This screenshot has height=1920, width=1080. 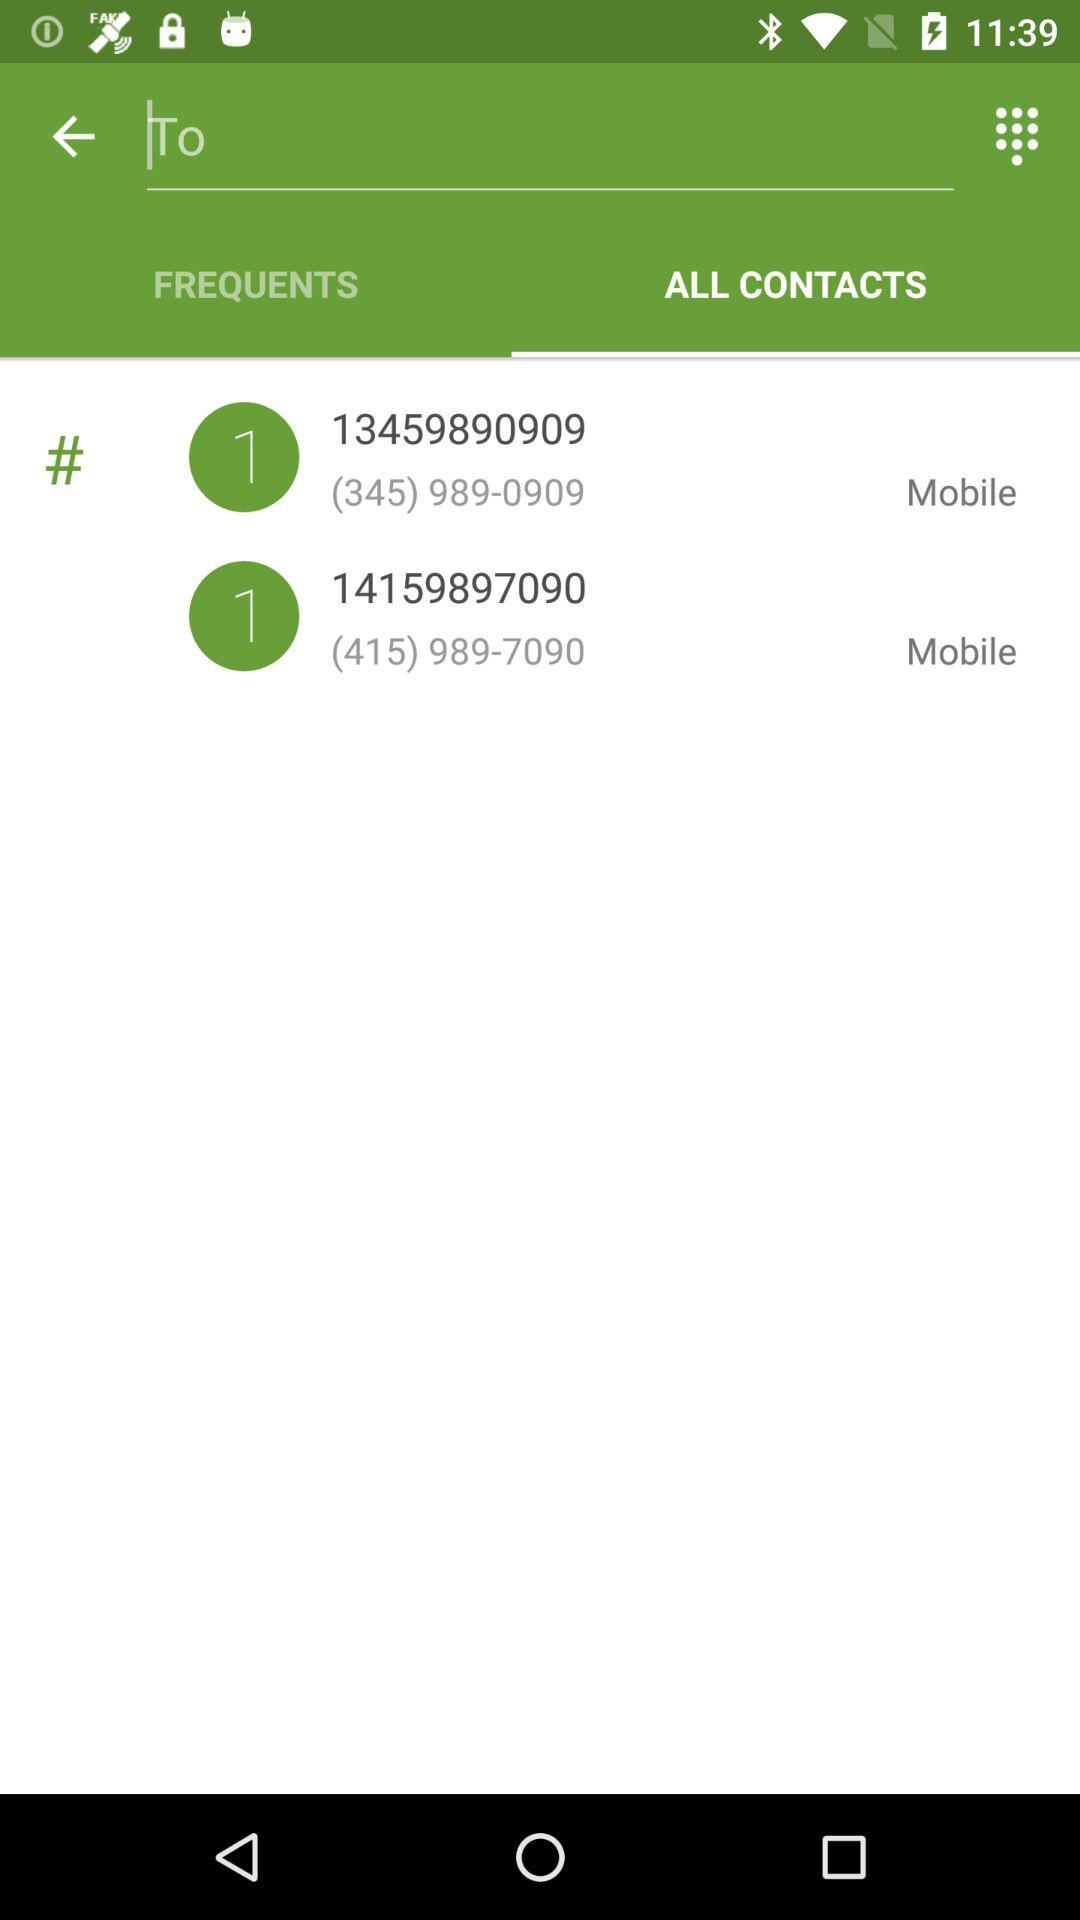 What do you see at coordinates (601, 491) in the screenshot?
I see `the icon above the 14159897090 item` at bounding box center [601, 491].